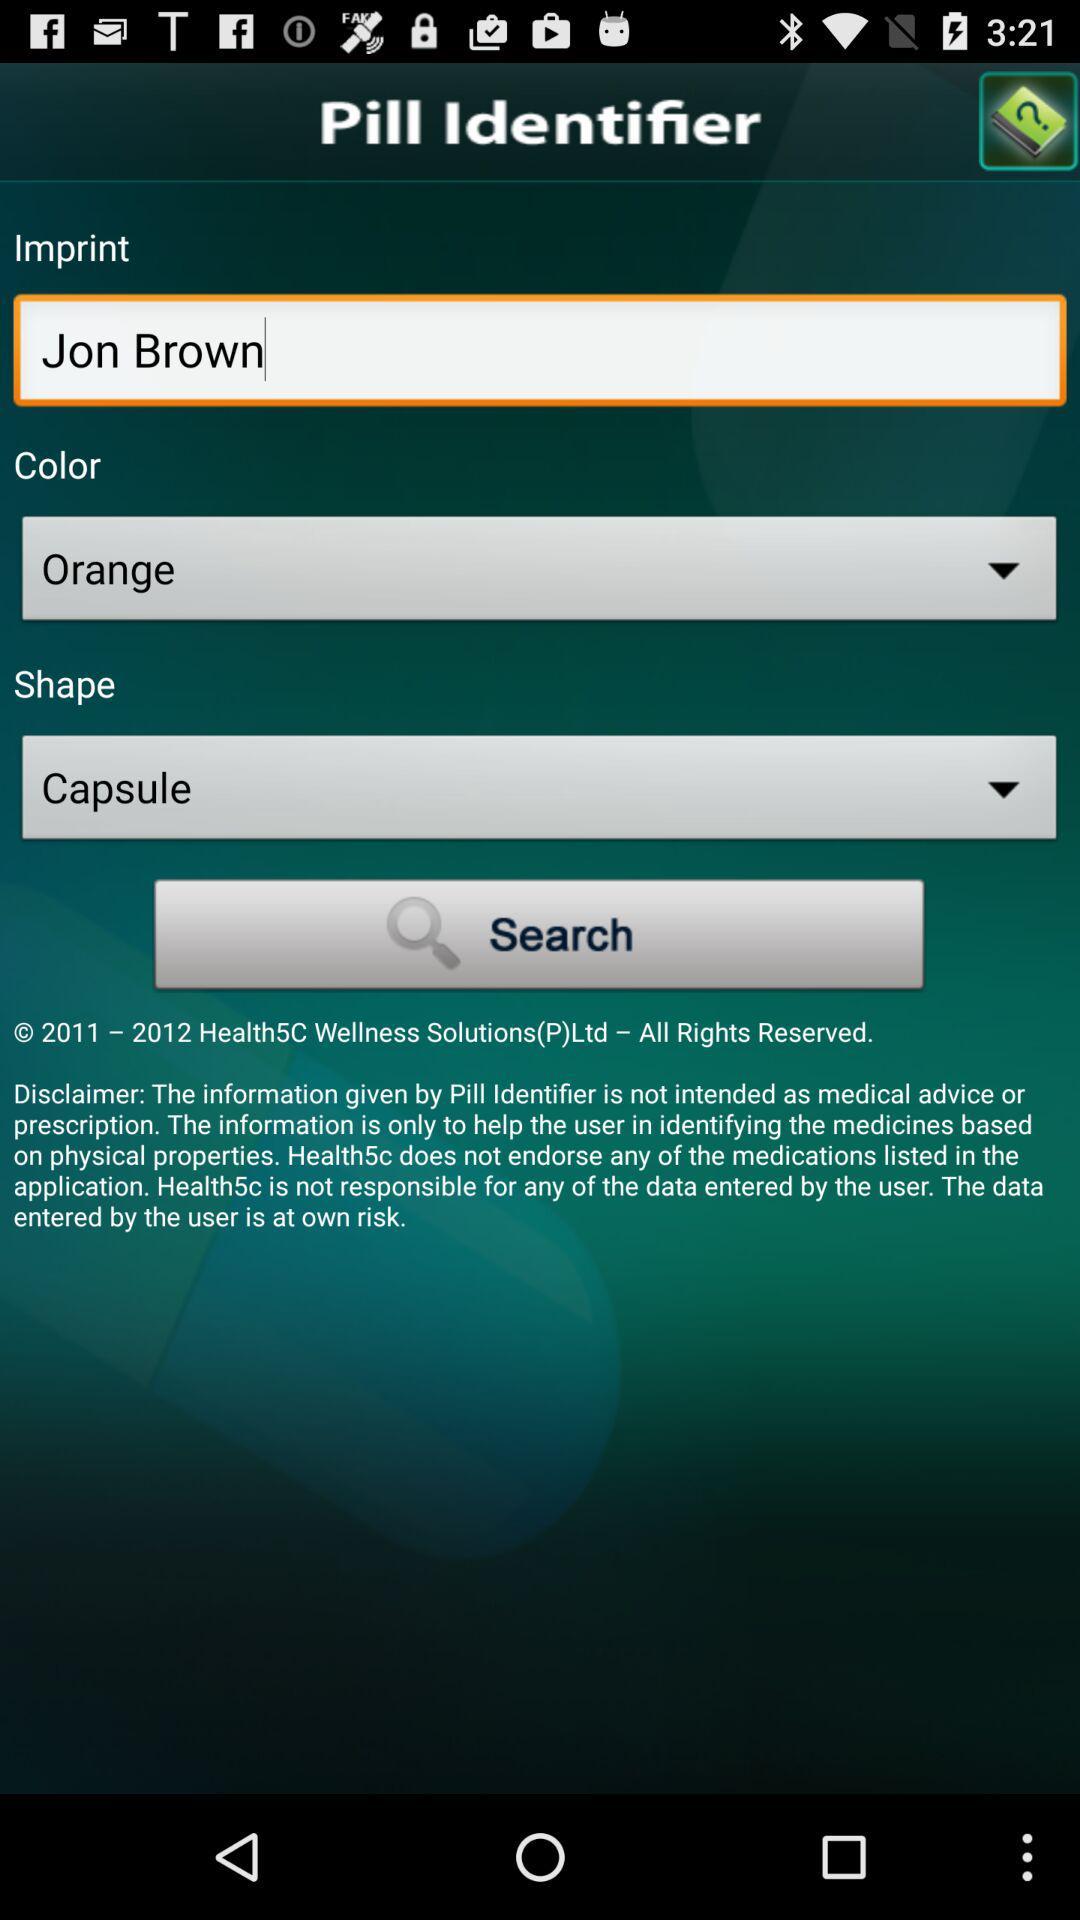 The image size is (1080, 1920). What do you see at coordinates (1029, 120) in the screenshot?
I see `query option` at bounding box center [1029, 120].